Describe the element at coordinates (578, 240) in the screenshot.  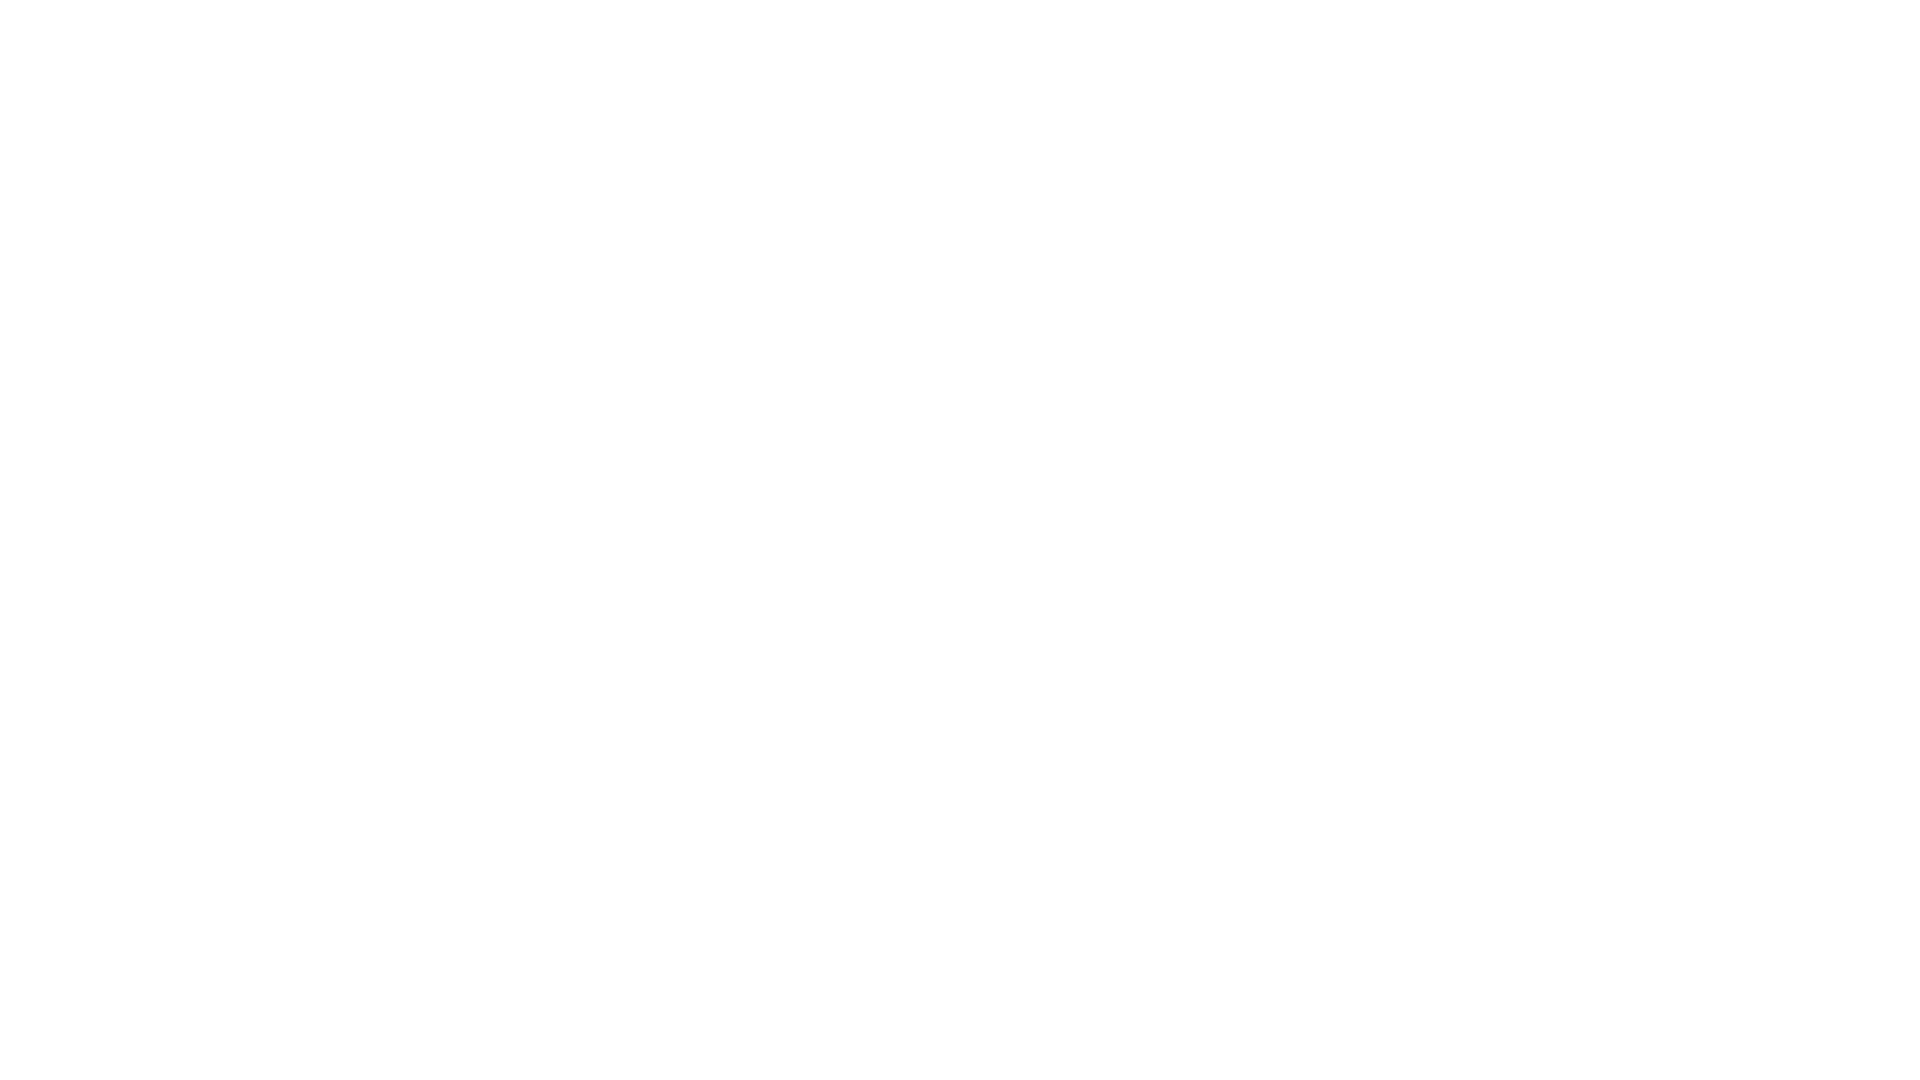
I see `By Address` at that location.